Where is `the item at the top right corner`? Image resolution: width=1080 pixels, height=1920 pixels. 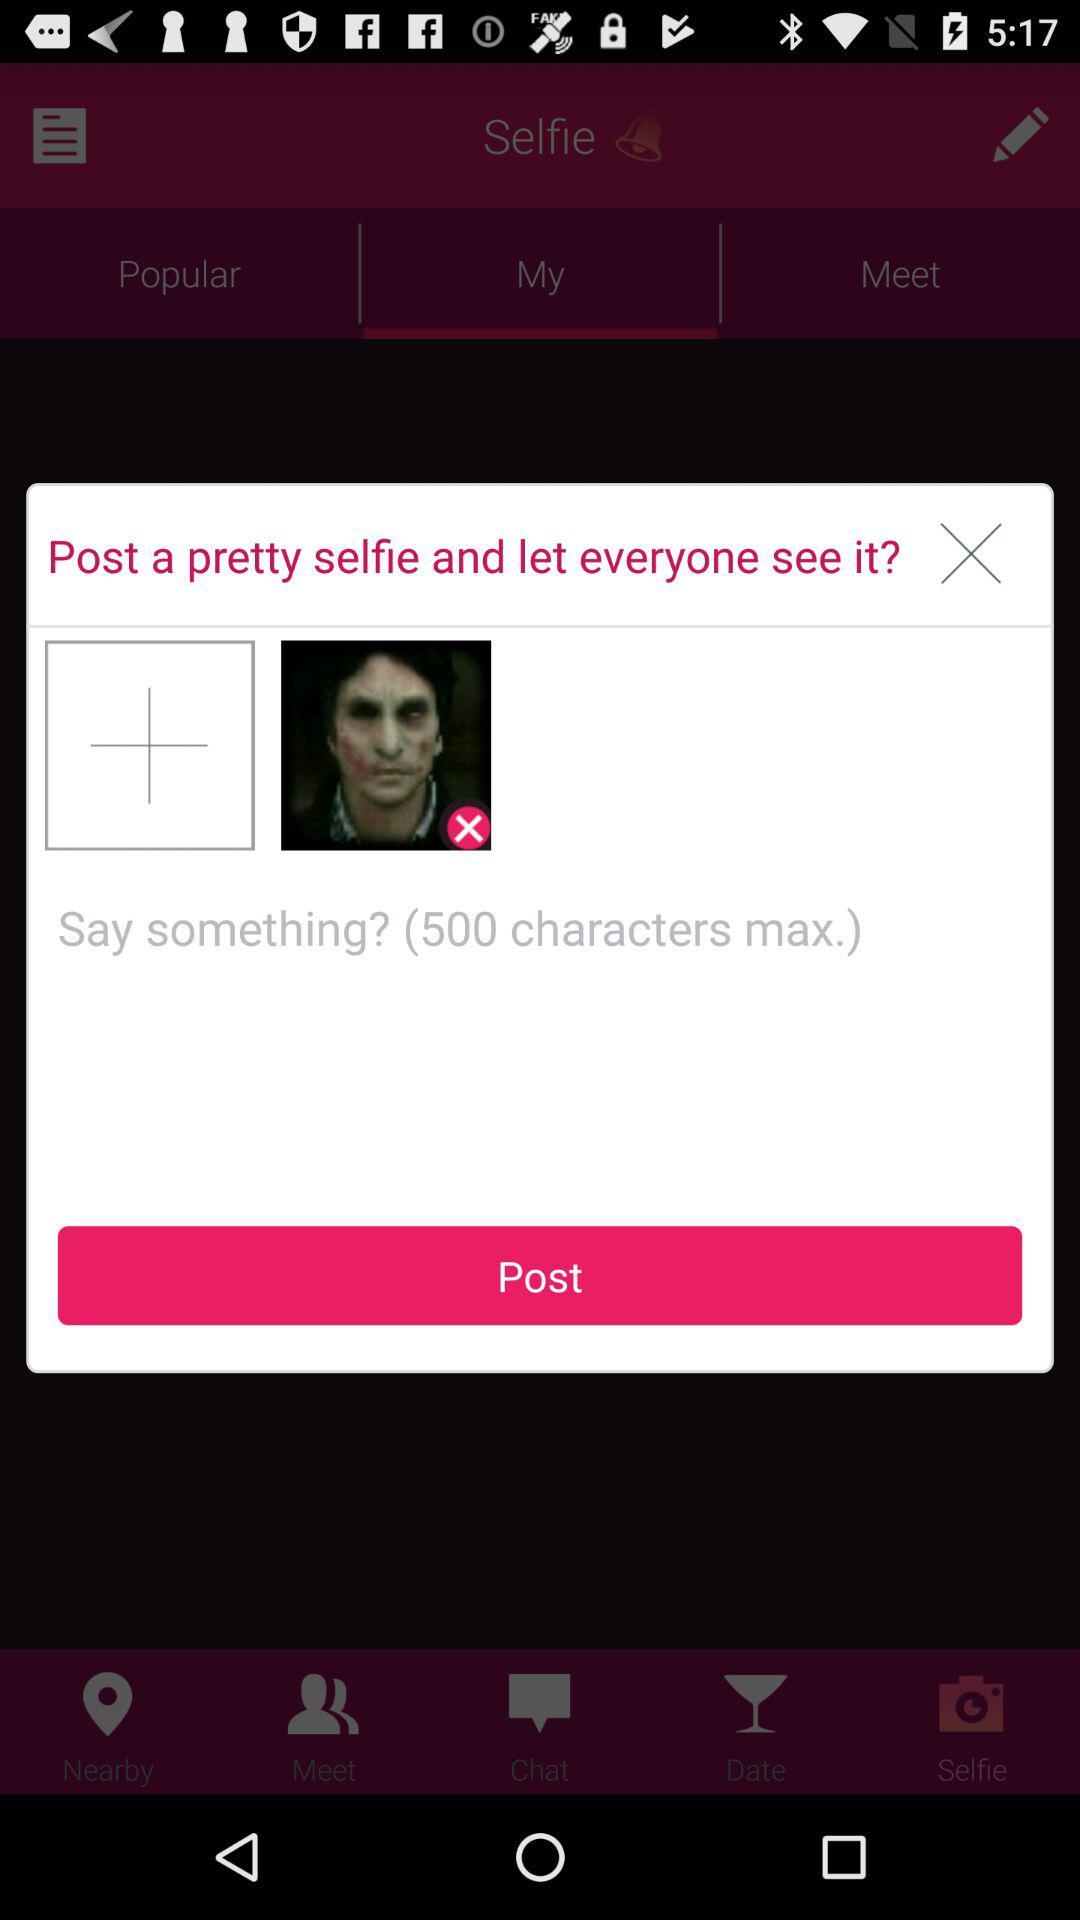 the item at the top right corner is located at coordinates (970, 555).